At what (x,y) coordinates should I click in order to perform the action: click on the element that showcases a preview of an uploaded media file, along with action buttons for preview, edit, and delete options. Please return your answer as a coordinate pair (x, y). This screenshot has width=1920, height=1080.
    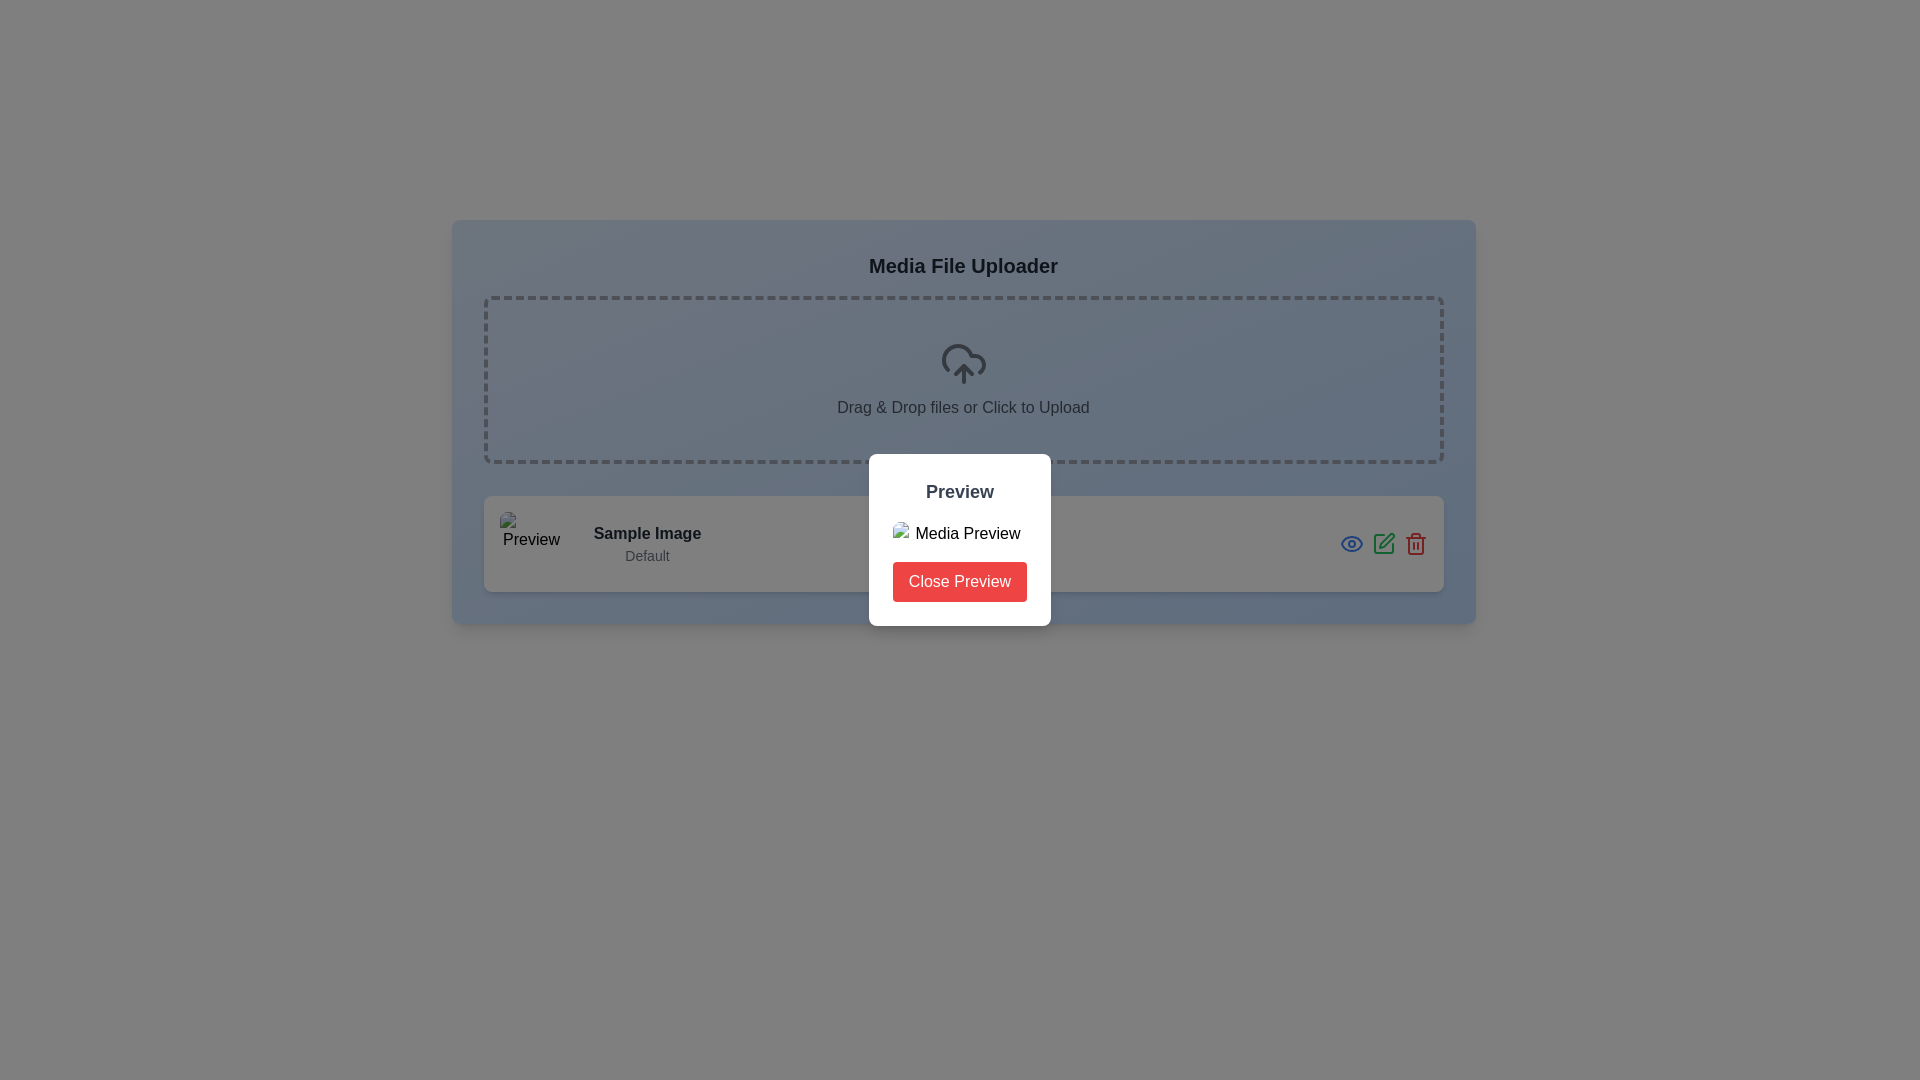
    Looking at the image, I should click on (963, 543).